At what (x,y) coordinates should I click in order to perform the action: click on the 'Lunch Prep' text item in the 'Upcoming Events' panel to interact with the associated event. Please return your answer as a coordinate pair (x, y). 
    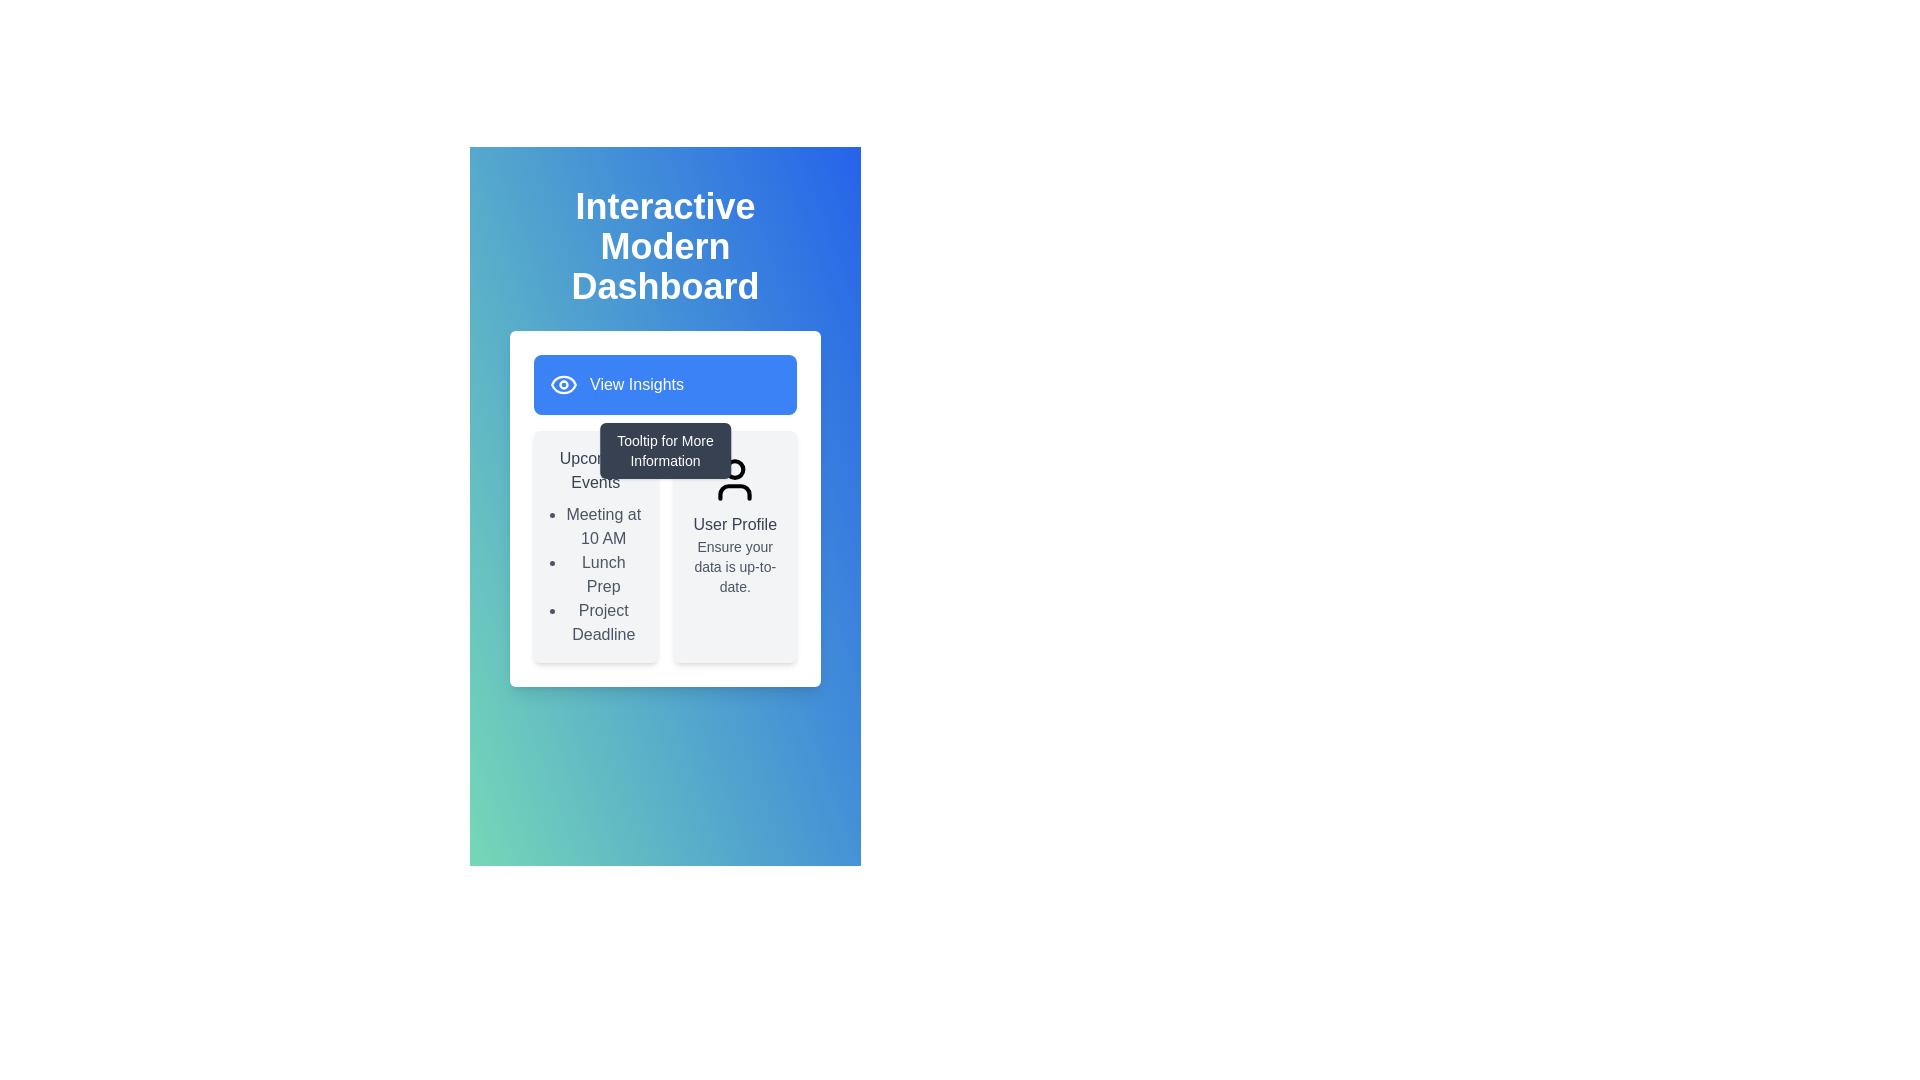
    Looking at the image, I should click on (602, 574).